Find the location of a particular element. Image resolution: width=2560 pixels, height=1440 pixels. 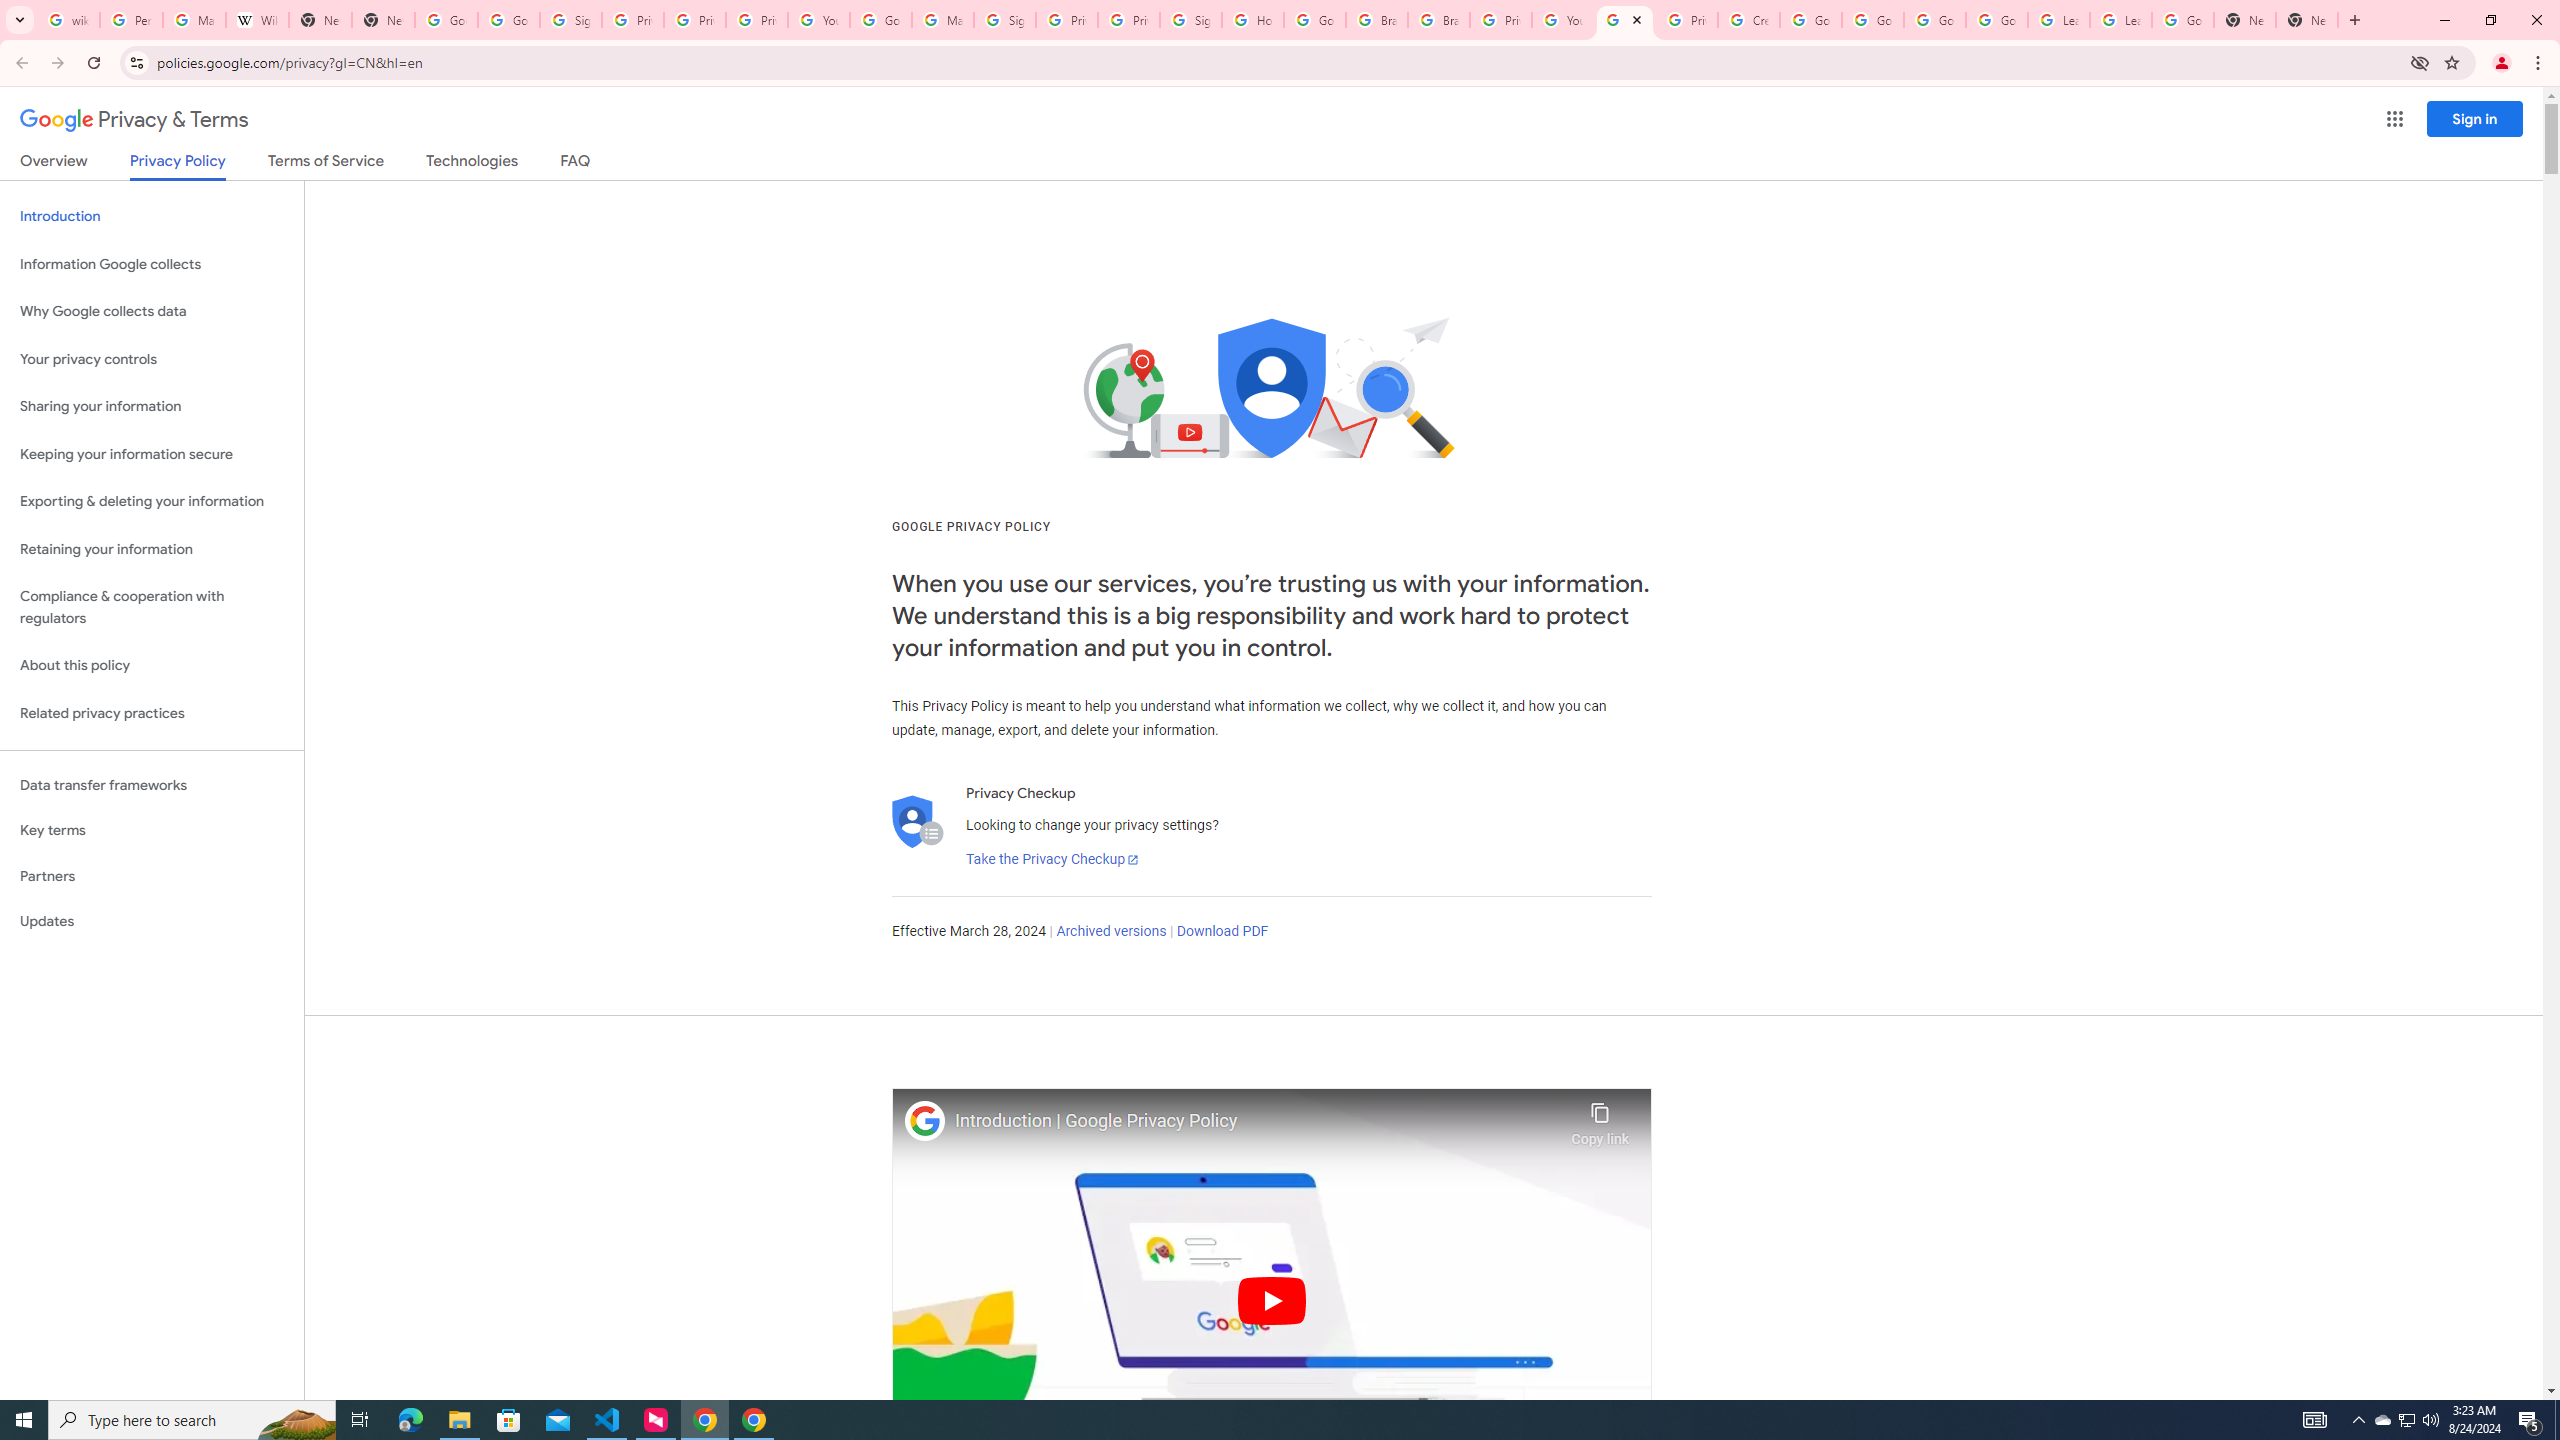

'Your privacy controls' is located at coordinates (151, 360).